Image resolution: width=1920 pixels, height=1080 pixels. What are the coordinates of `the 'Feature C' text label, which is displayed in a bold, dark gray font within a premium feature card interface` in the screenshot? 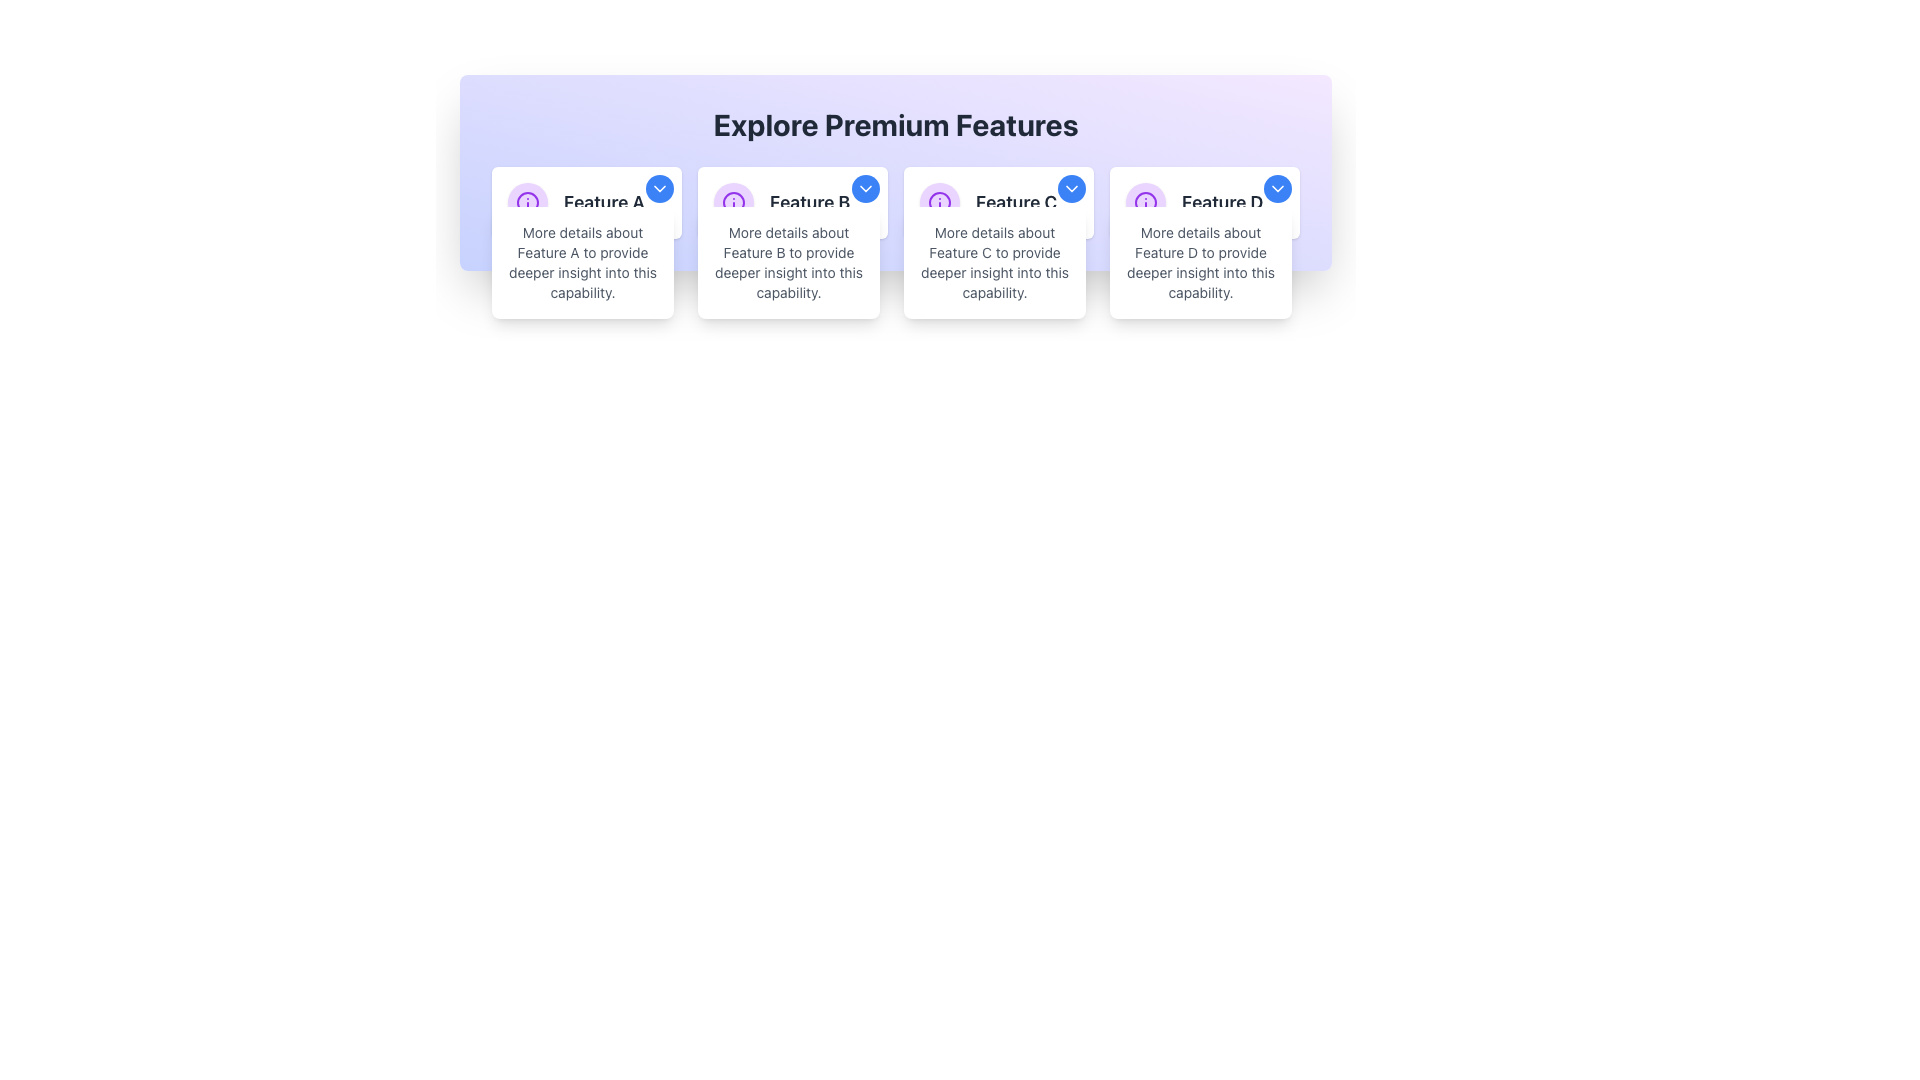 It's located at (1016, 203).